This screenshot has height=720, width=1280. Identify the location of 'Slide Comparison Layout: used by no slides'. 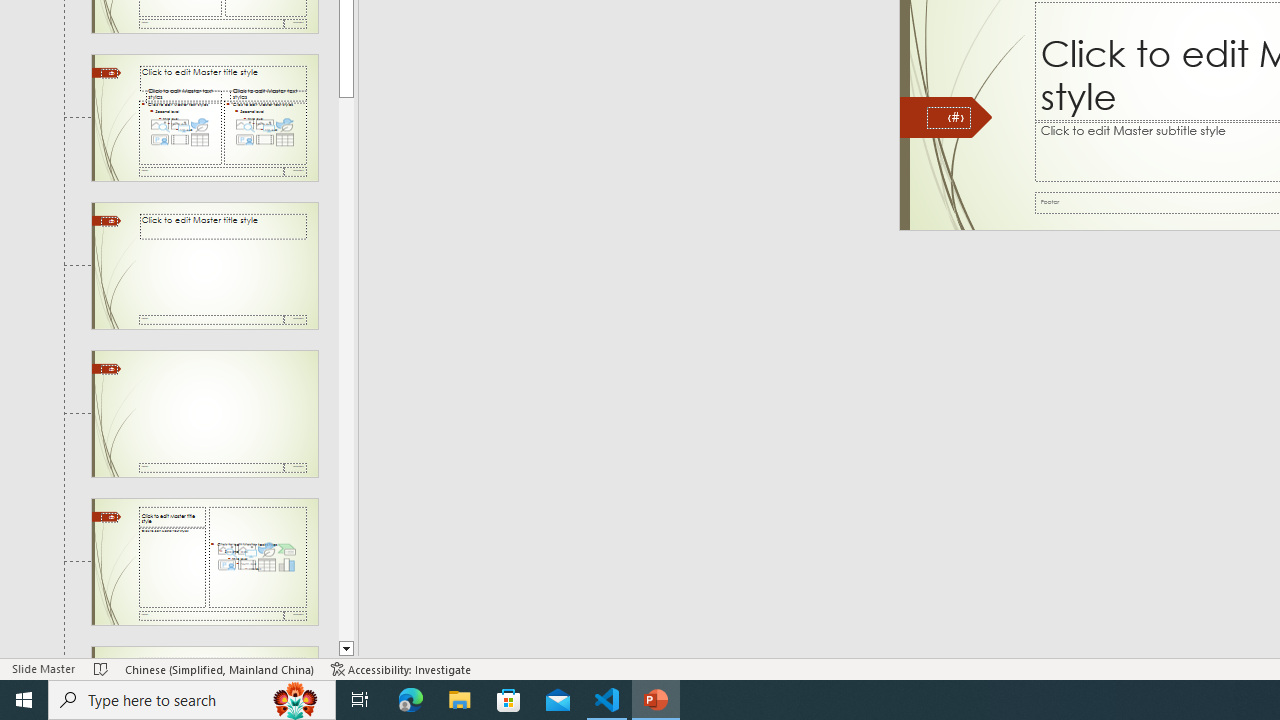
(204, 117).